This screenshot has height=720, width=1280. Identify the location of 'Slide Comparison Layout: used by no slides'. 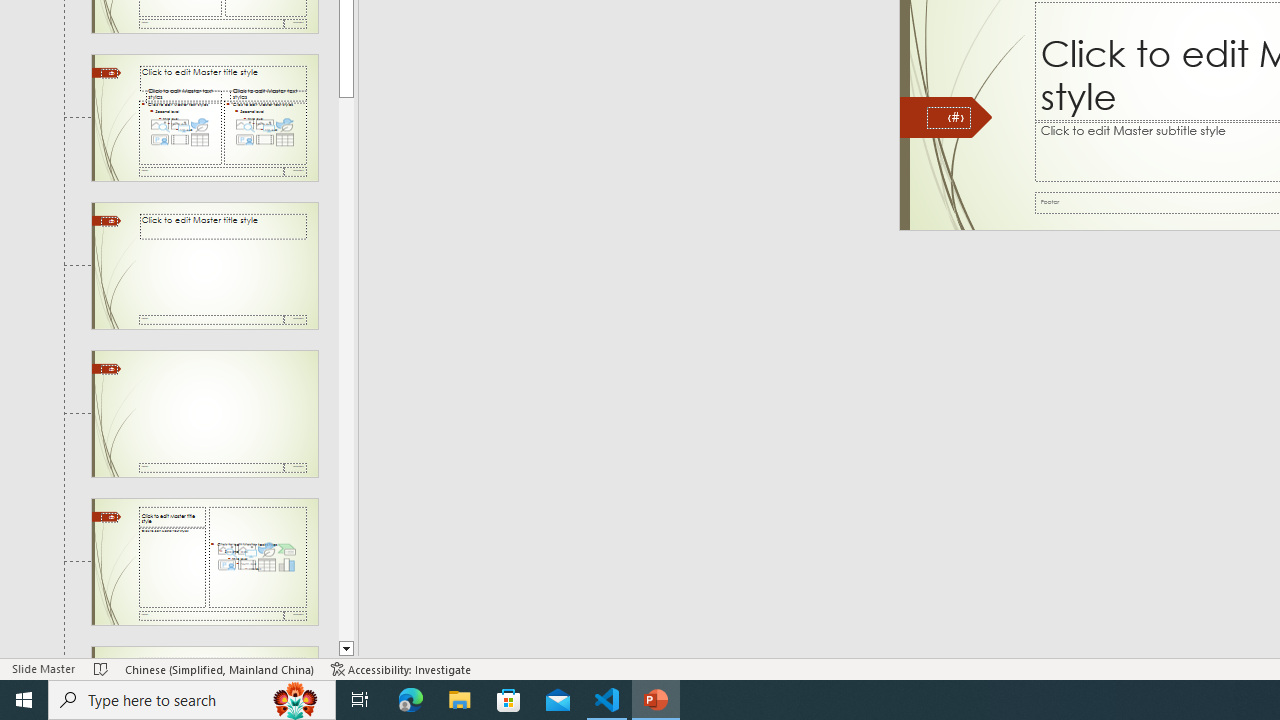
(204, 117).